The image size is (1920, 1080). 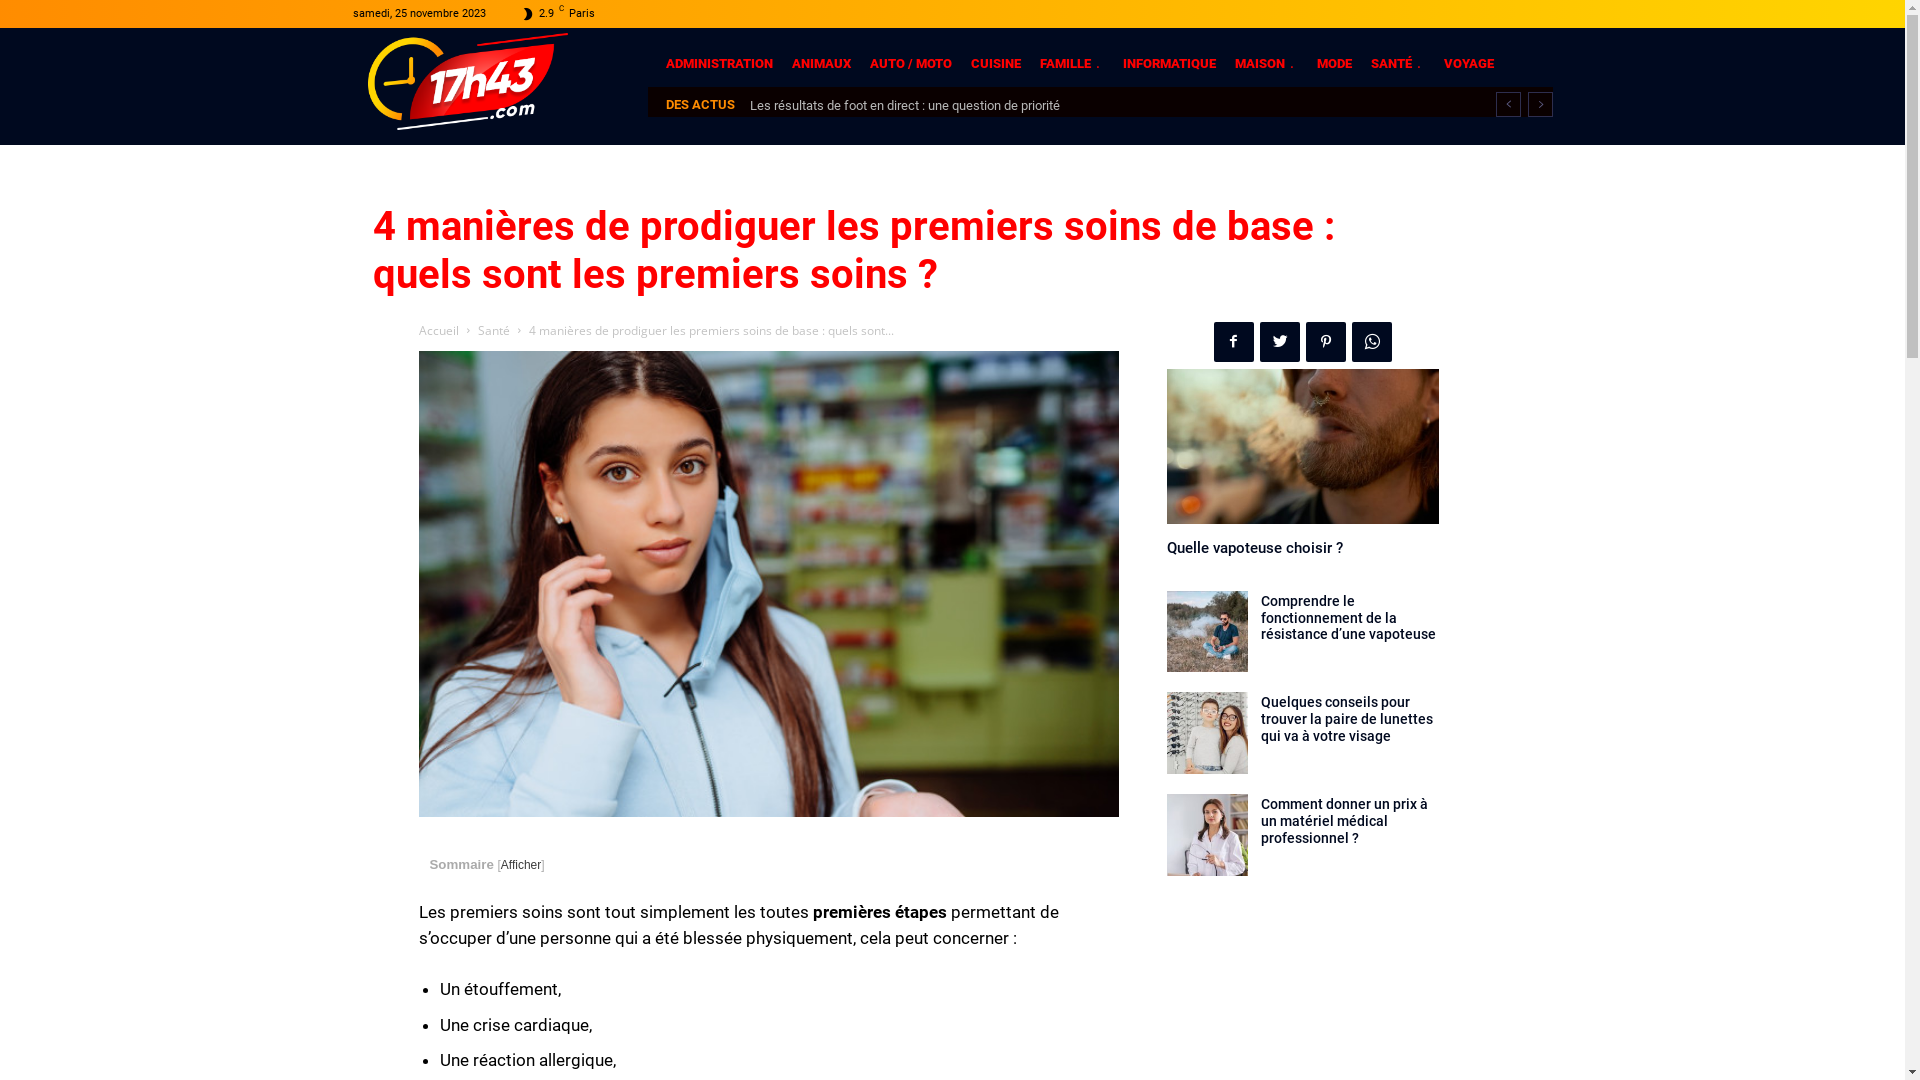 What do you see at coordinates (1168, 62) in the screenshot?
I see `'INFORMATIQUE'` at bounding box center [1168, 62].